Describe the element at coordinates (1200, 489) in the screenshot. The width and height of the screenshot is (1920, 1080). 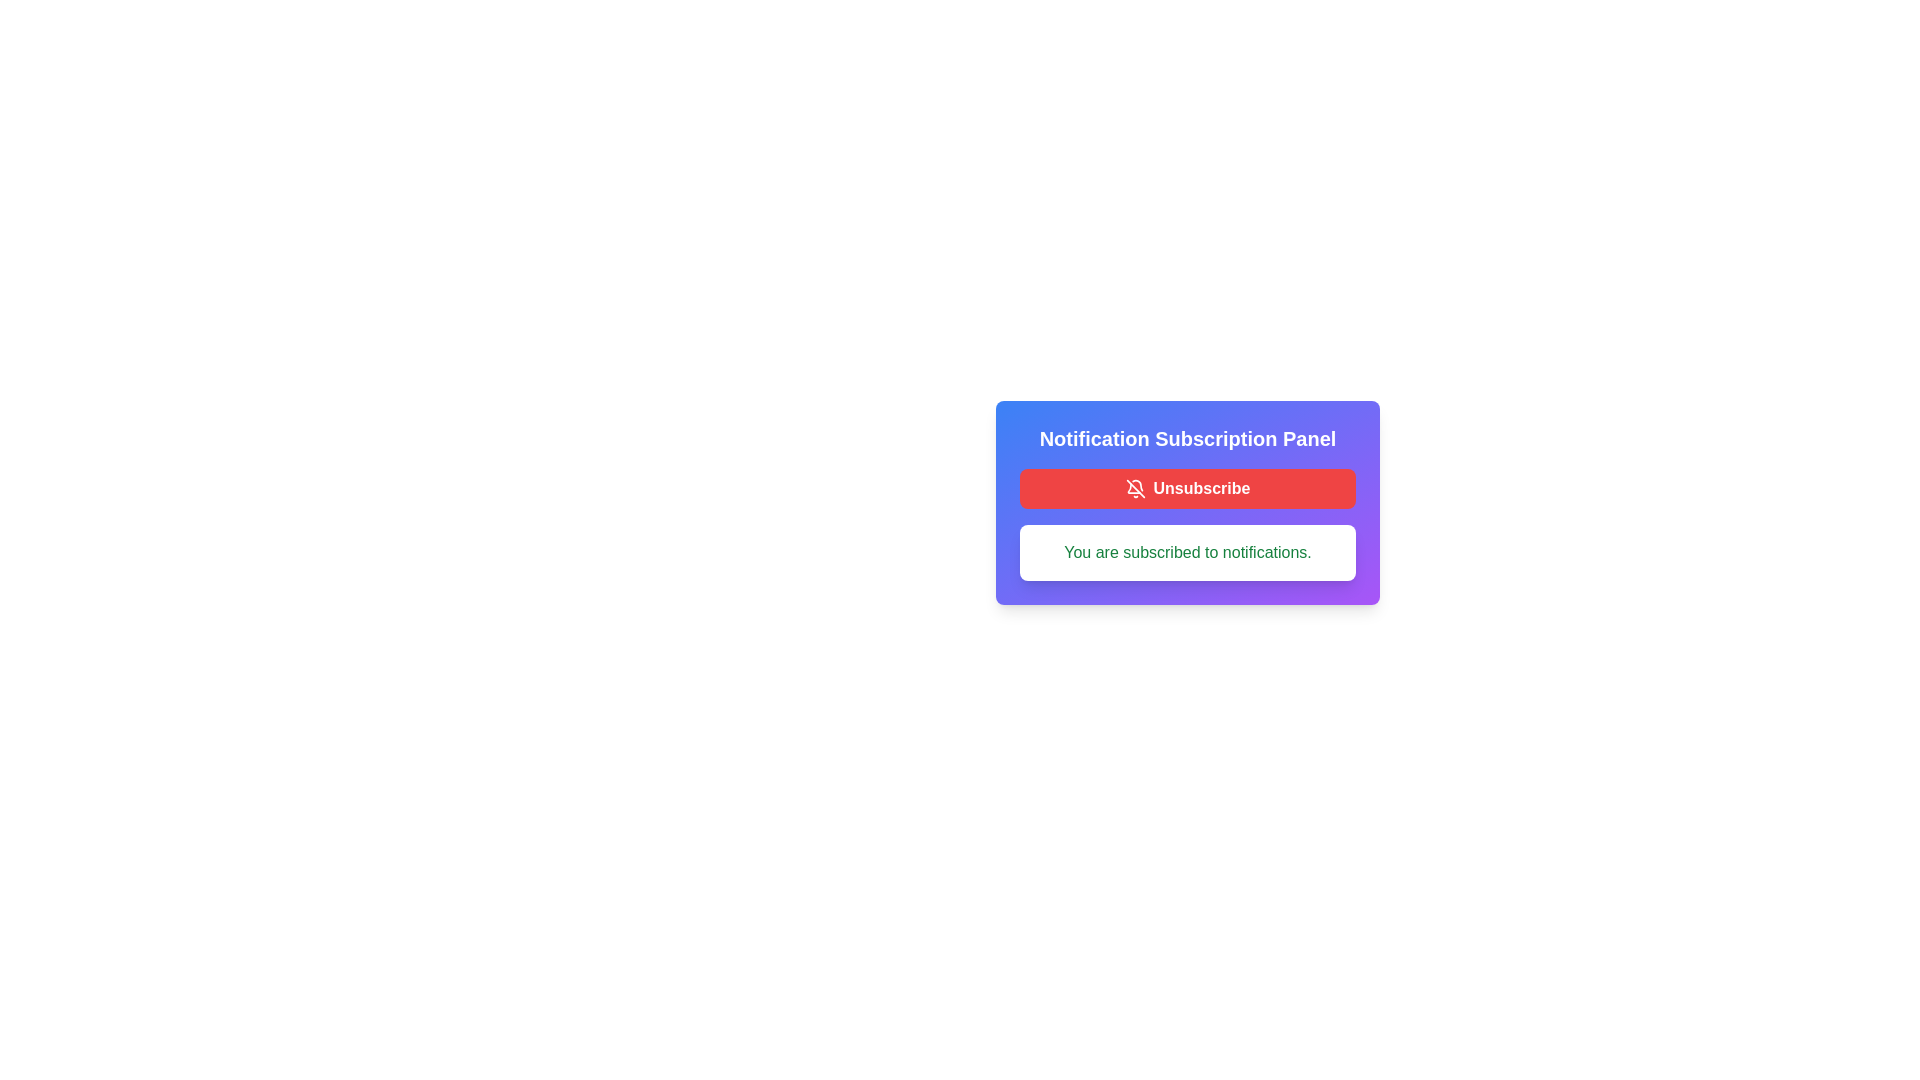
I see `displayed text 'Unsubscribe' within the button element, which has a white font on a red background and is centrally aligned in the button interface beneath a blue header` at that location.